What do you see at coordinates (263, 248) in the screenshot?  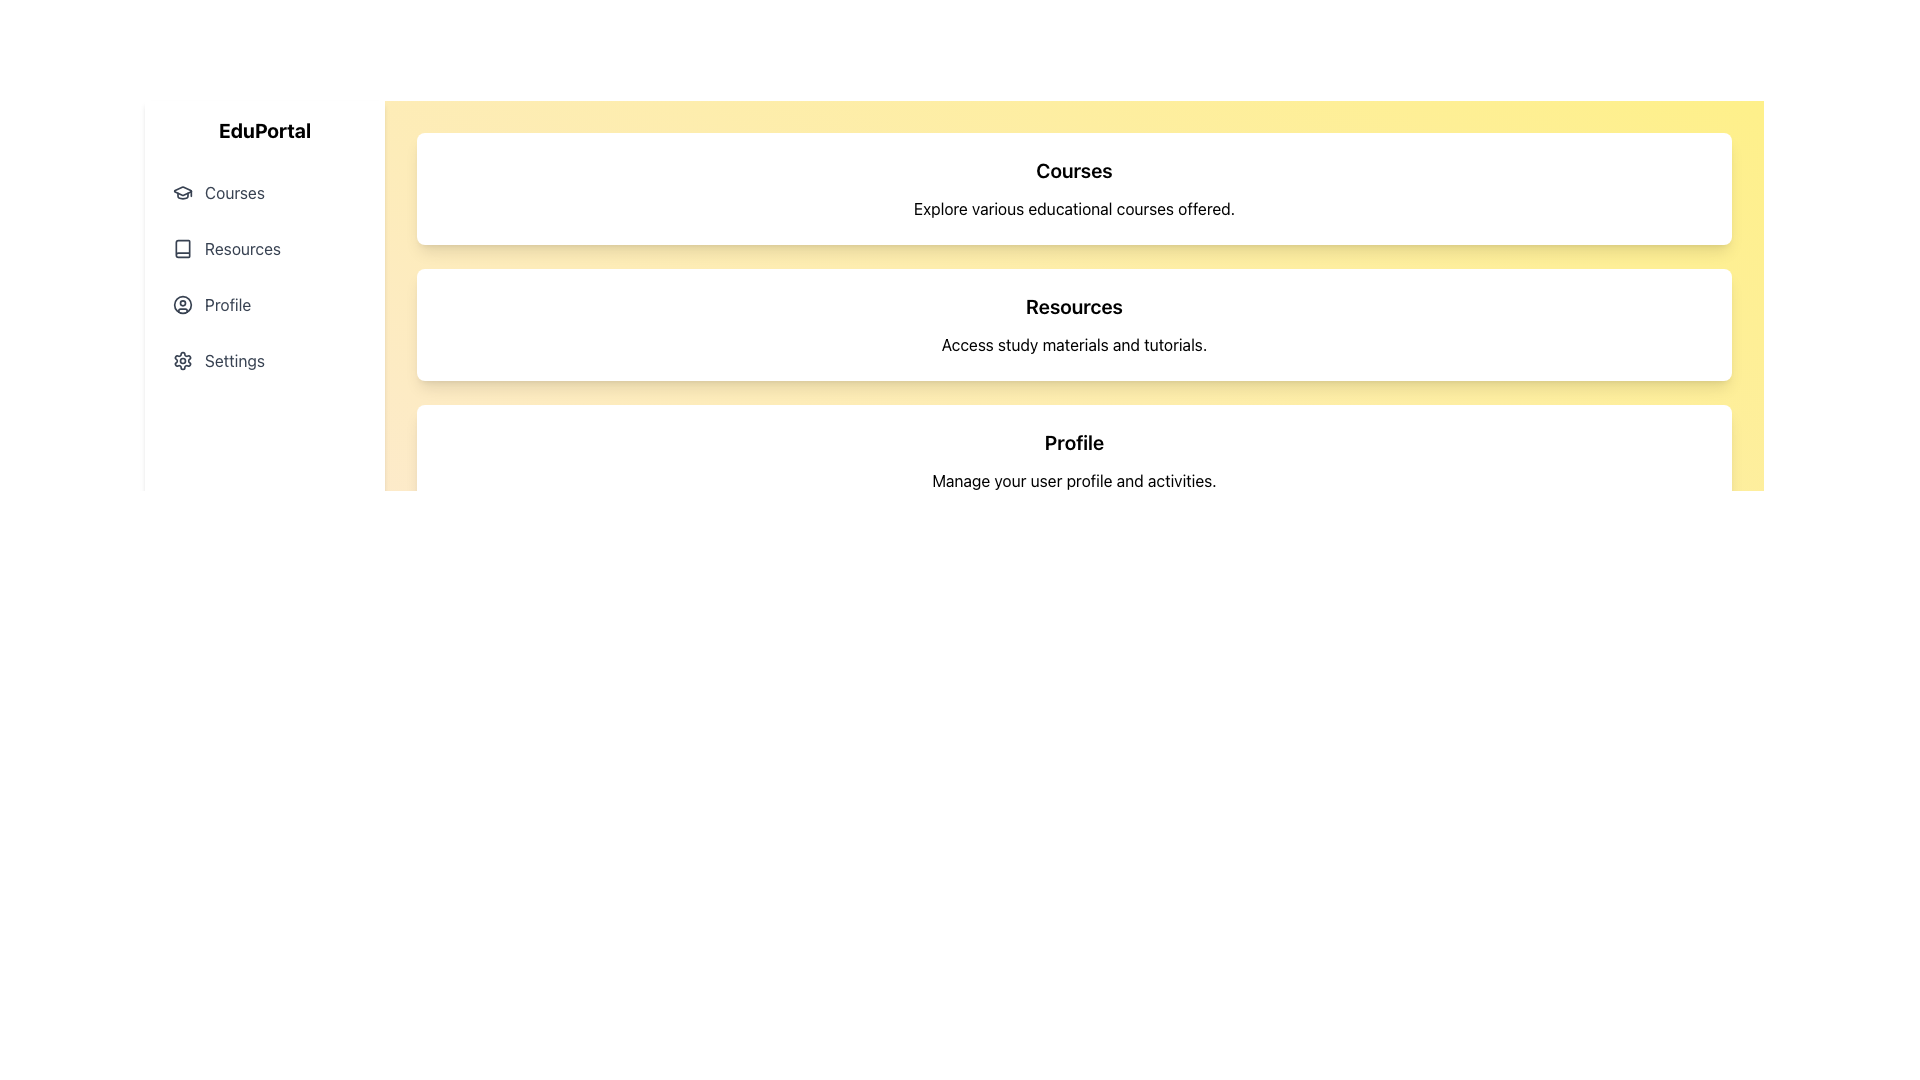 I see `the 'Resources' navigation button, which is a horizontal rectangular item with a book icon, located in the vertical menu on the left side of the page, positioned between 'Courses' and 'Profile'` at bounding box center [263, 248].